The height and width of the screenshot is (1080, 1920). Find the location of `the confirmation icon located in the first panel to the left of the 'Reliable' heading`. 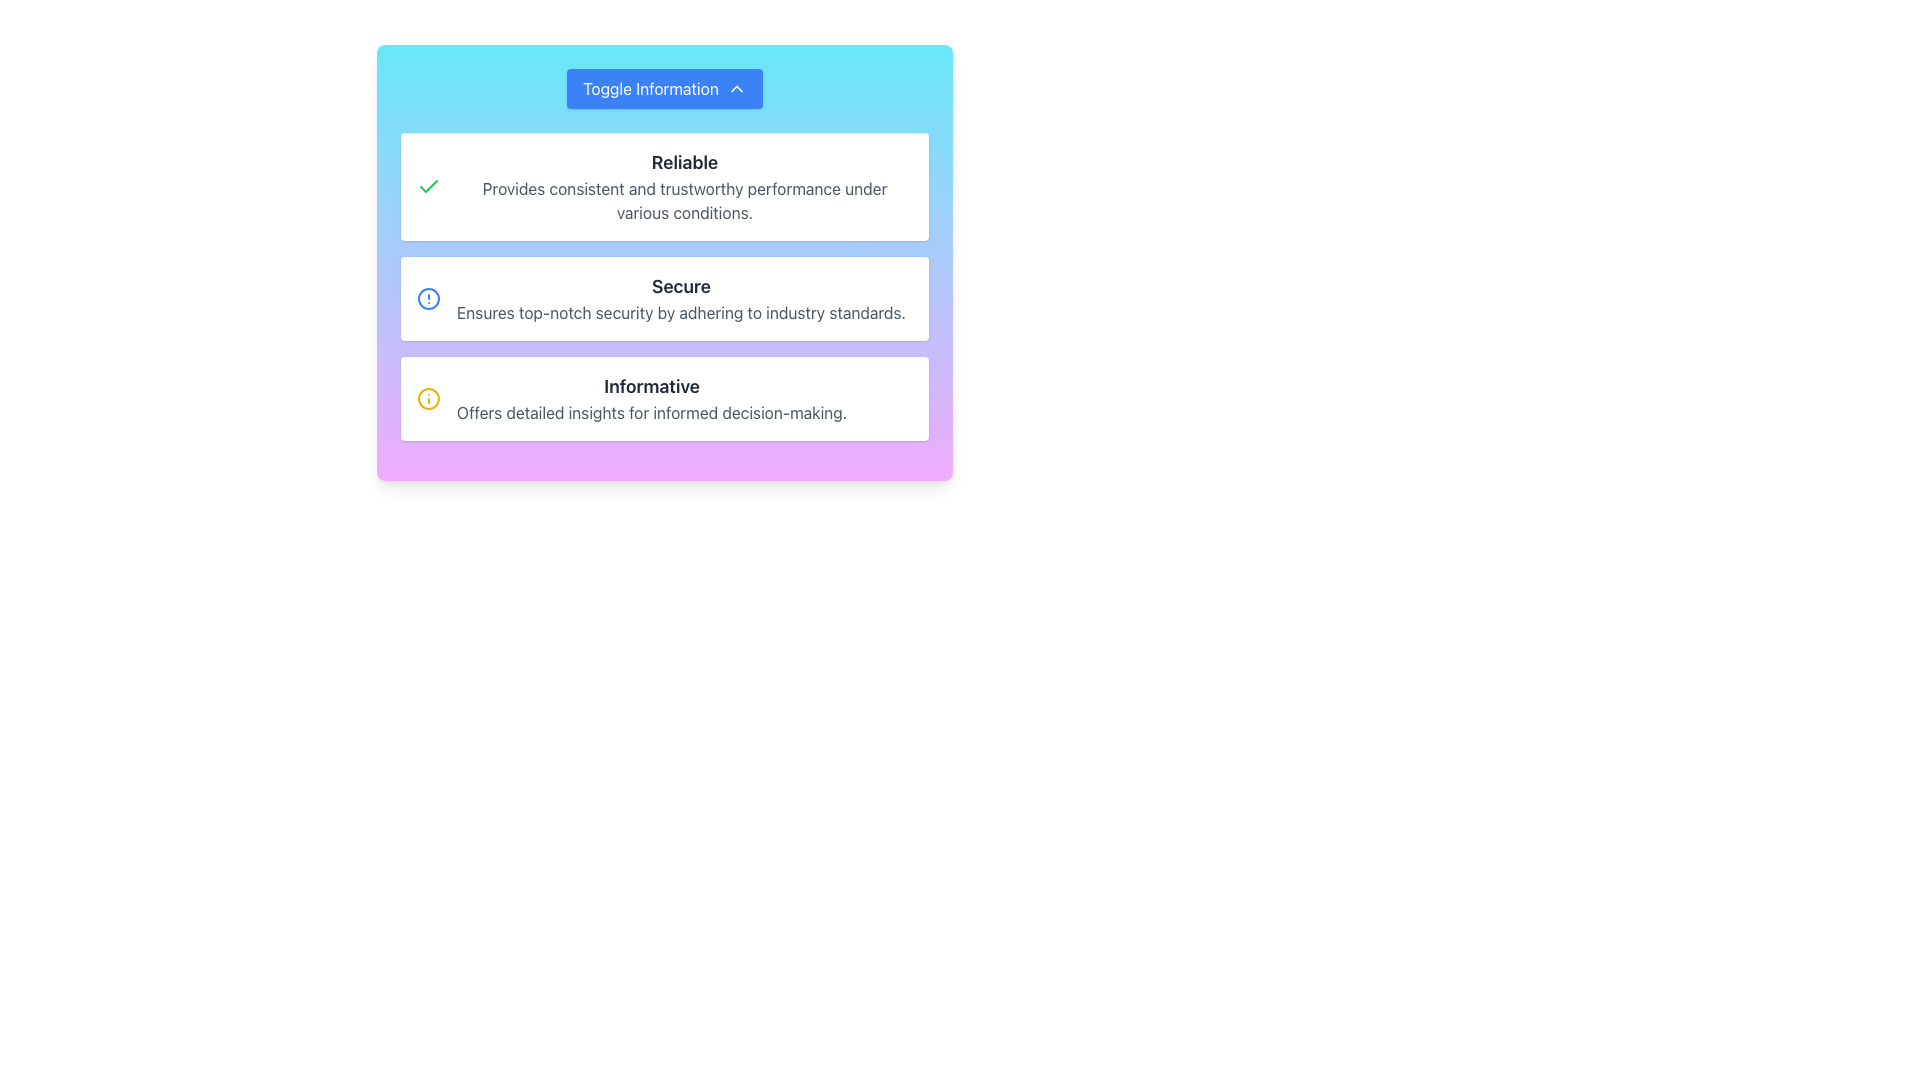

the confirmation icon located in the first panel to the left of the 'Reliable' heading is located at coordinates (427, 186).